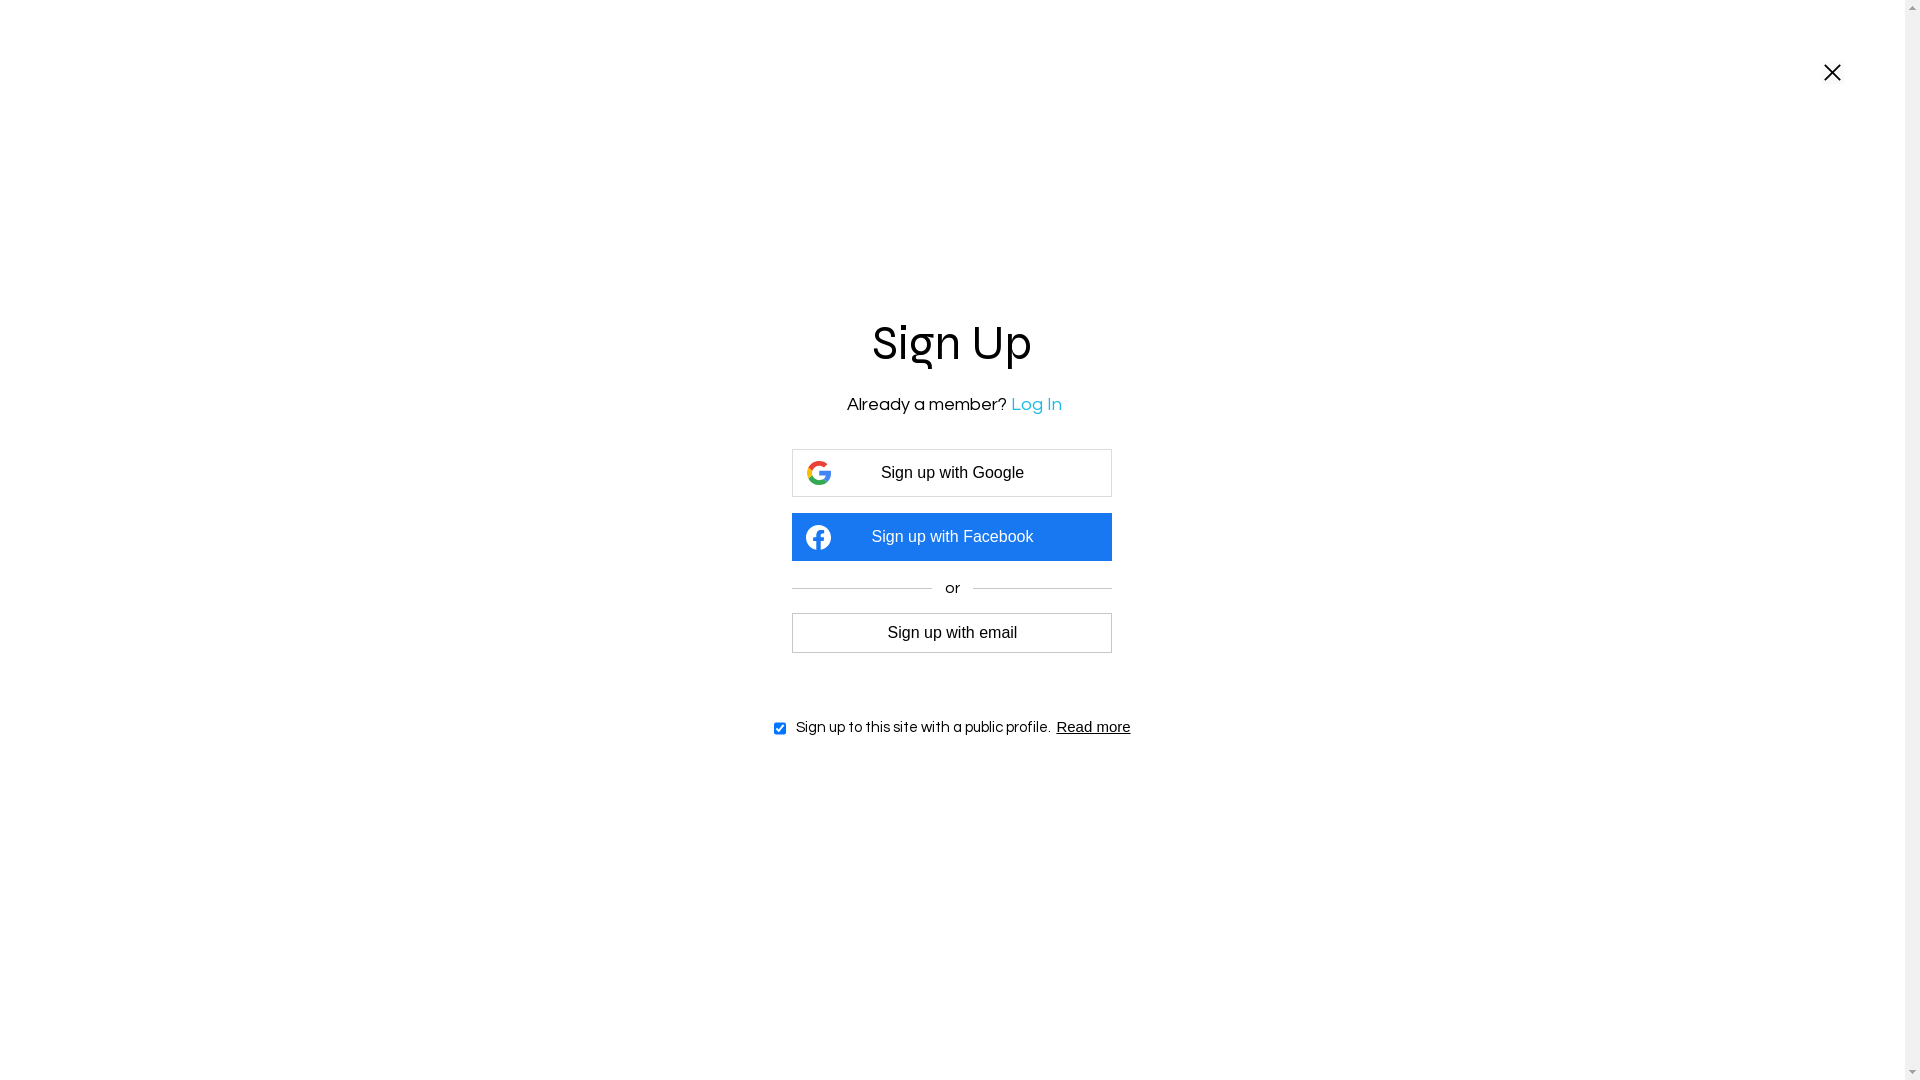 The image size is (1920, 1080). I want to click on 'Sign up with Facebook', so click(950, 535).